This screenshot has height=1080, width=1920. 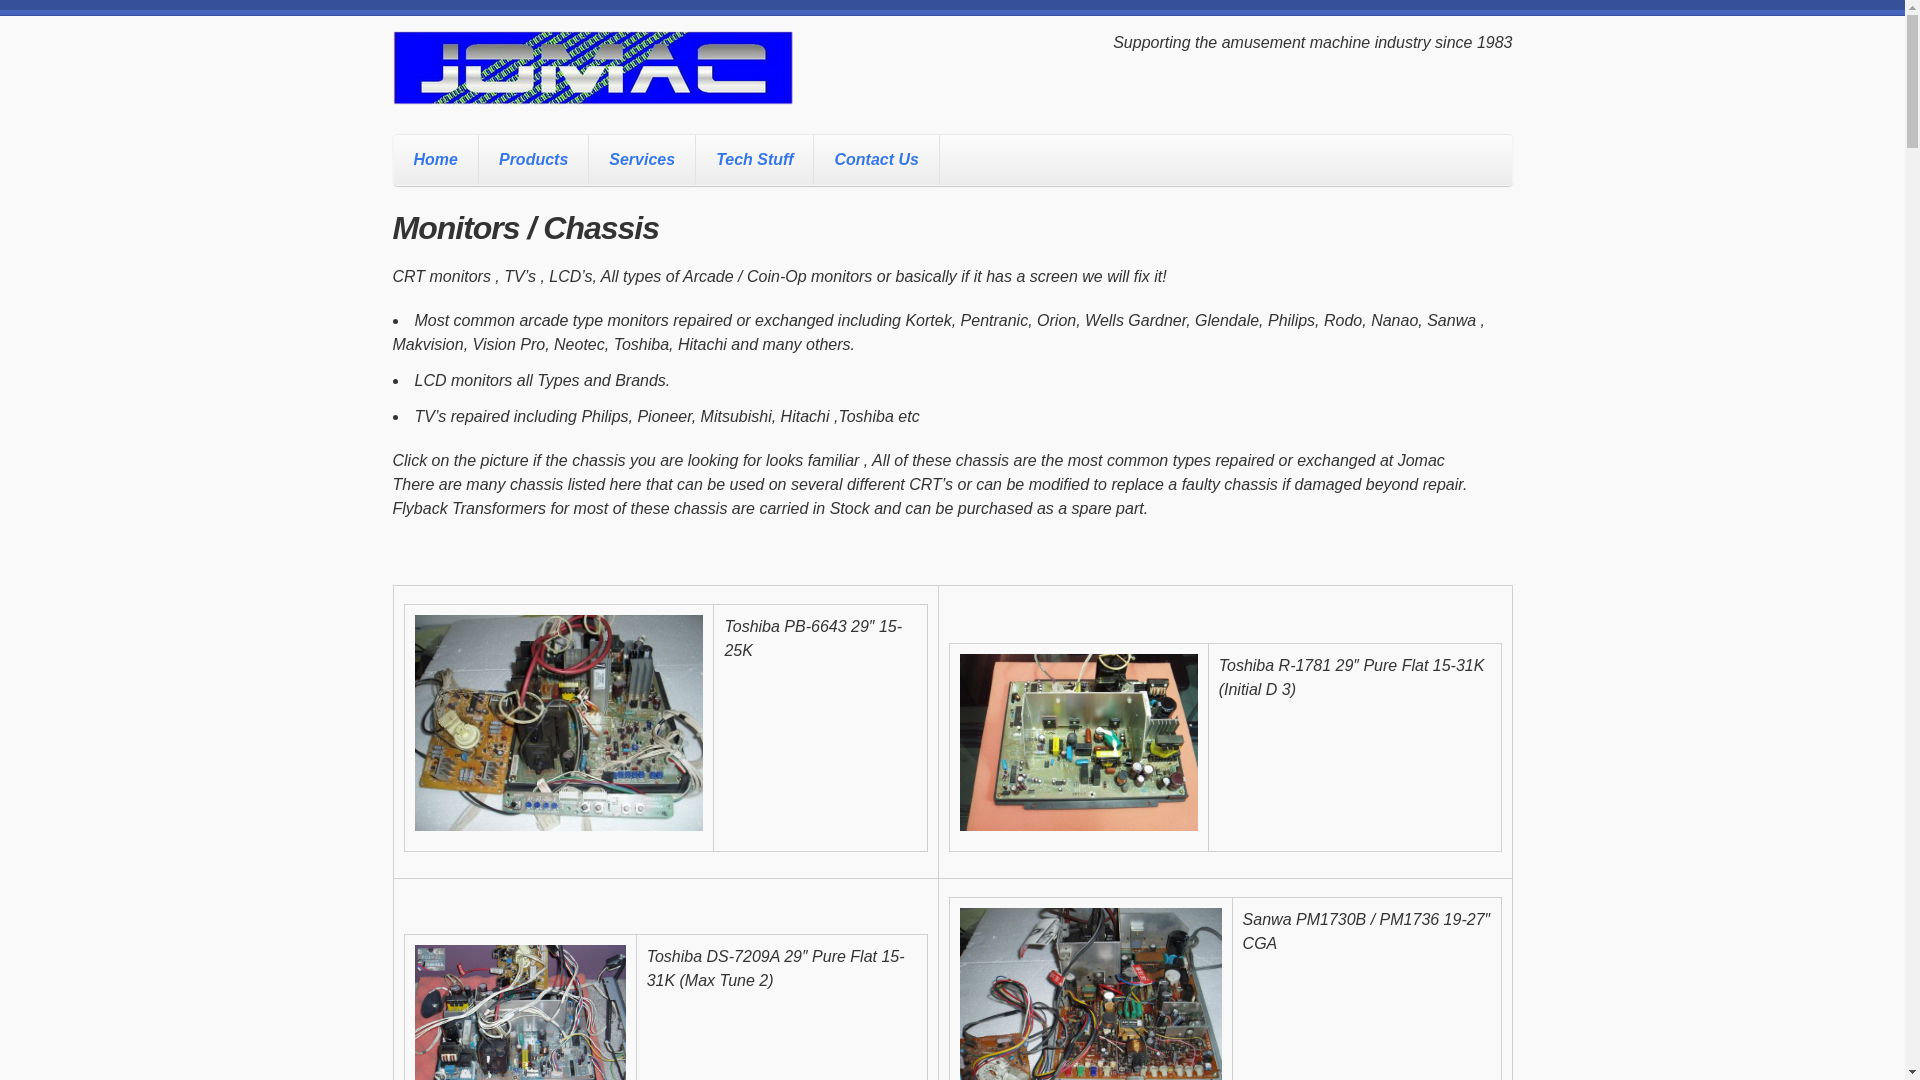 I want to click on 'Contact Us', so click(x=875, y=158).